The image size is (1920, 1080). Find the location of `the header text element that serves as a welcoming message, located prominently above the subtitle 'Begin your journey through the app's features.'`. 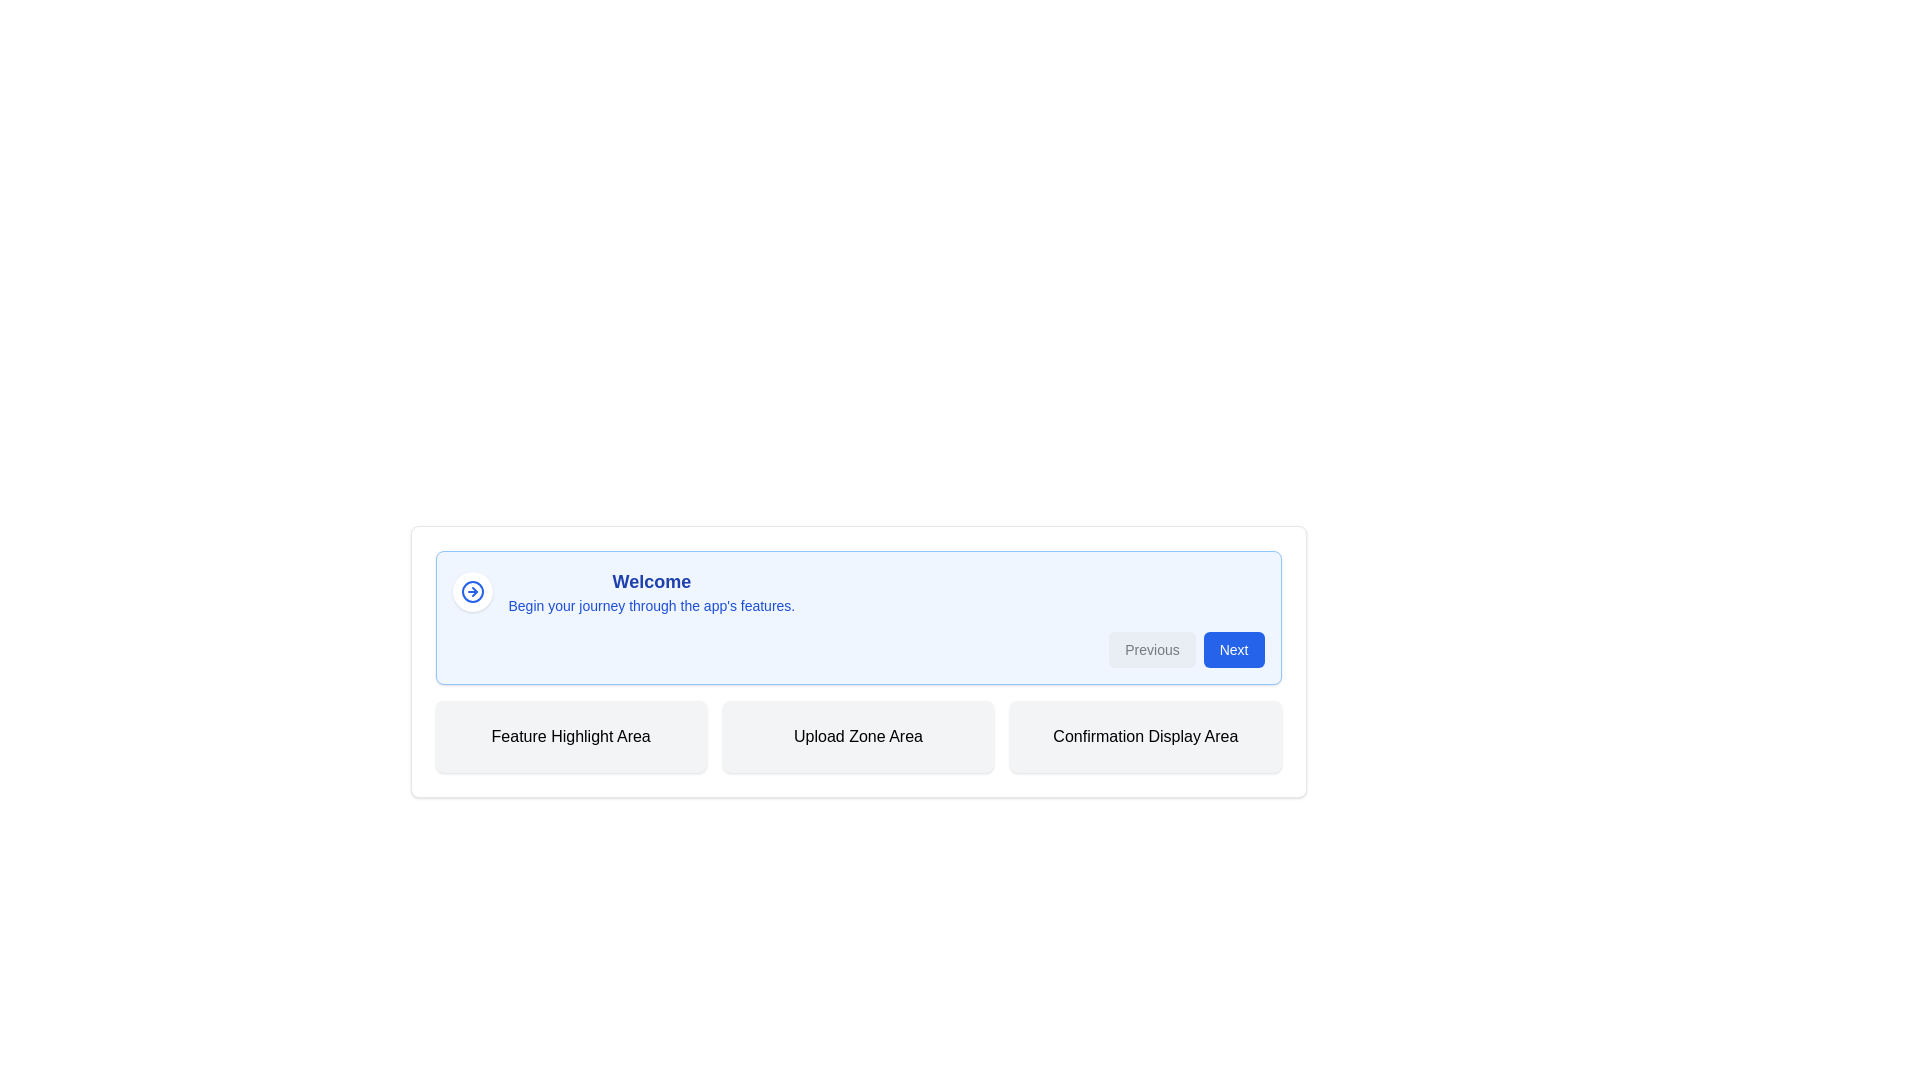

the header text element that serves as a welcoming message, located prominently above the subtitle 'Begin your journey through the app's features.' is located at coordinates (651, 582).